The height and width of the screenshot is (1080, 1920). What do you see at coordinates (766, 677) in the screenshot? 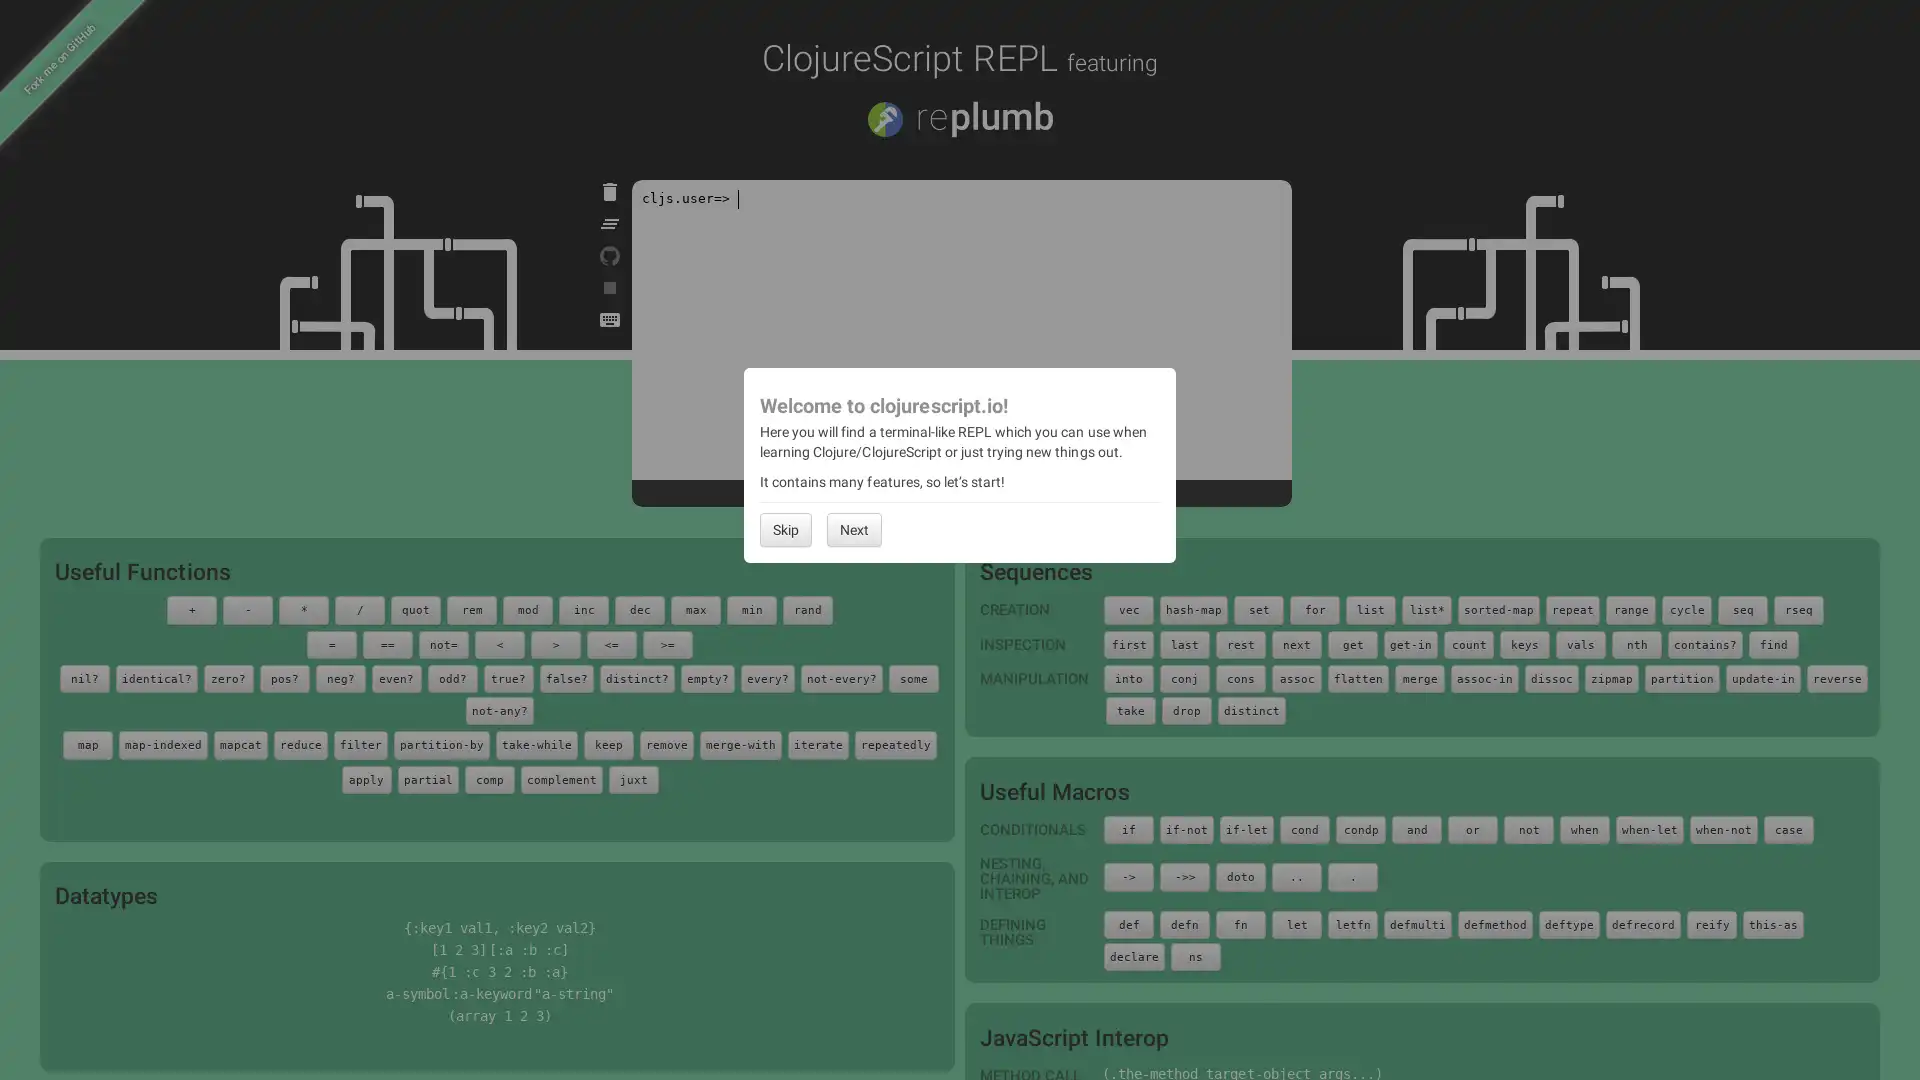
I see `every?` at bounding box center [766, 677].